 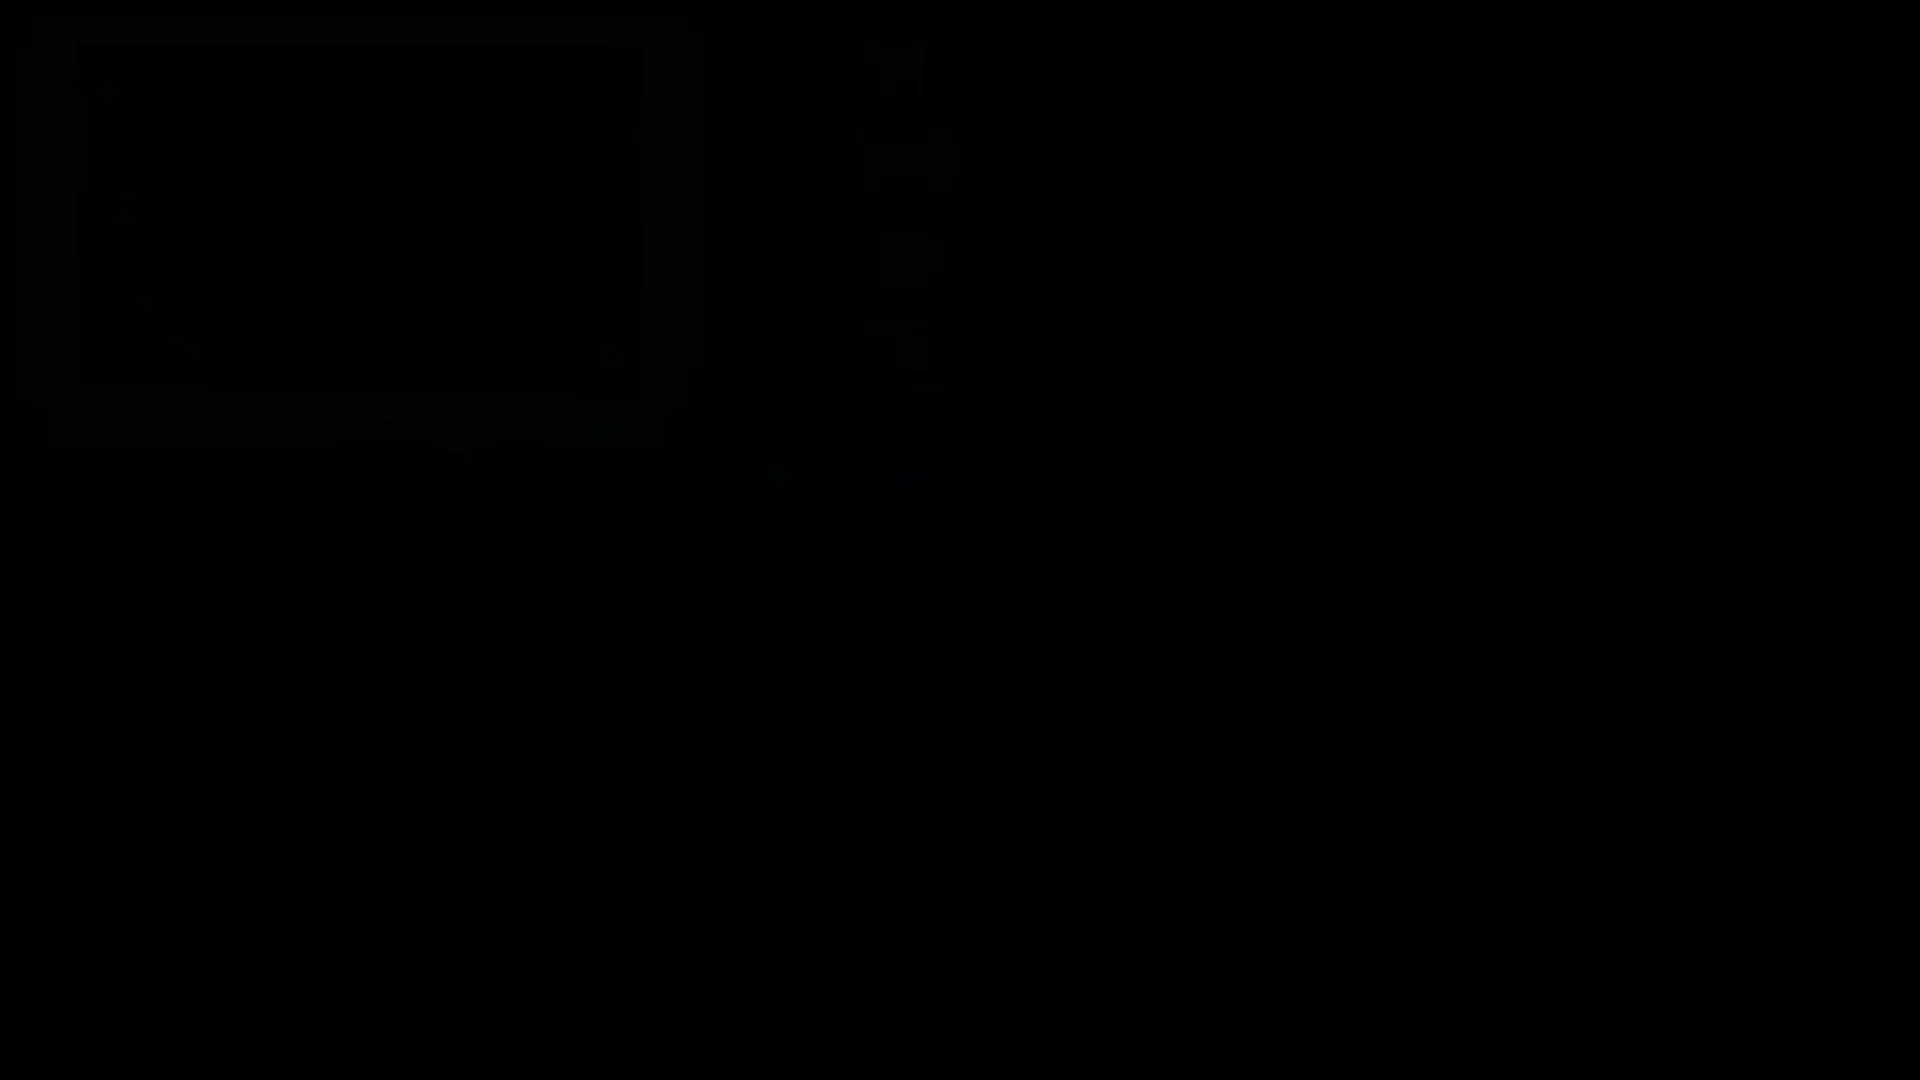 I want to click on CH, so click(x=772, y=338).